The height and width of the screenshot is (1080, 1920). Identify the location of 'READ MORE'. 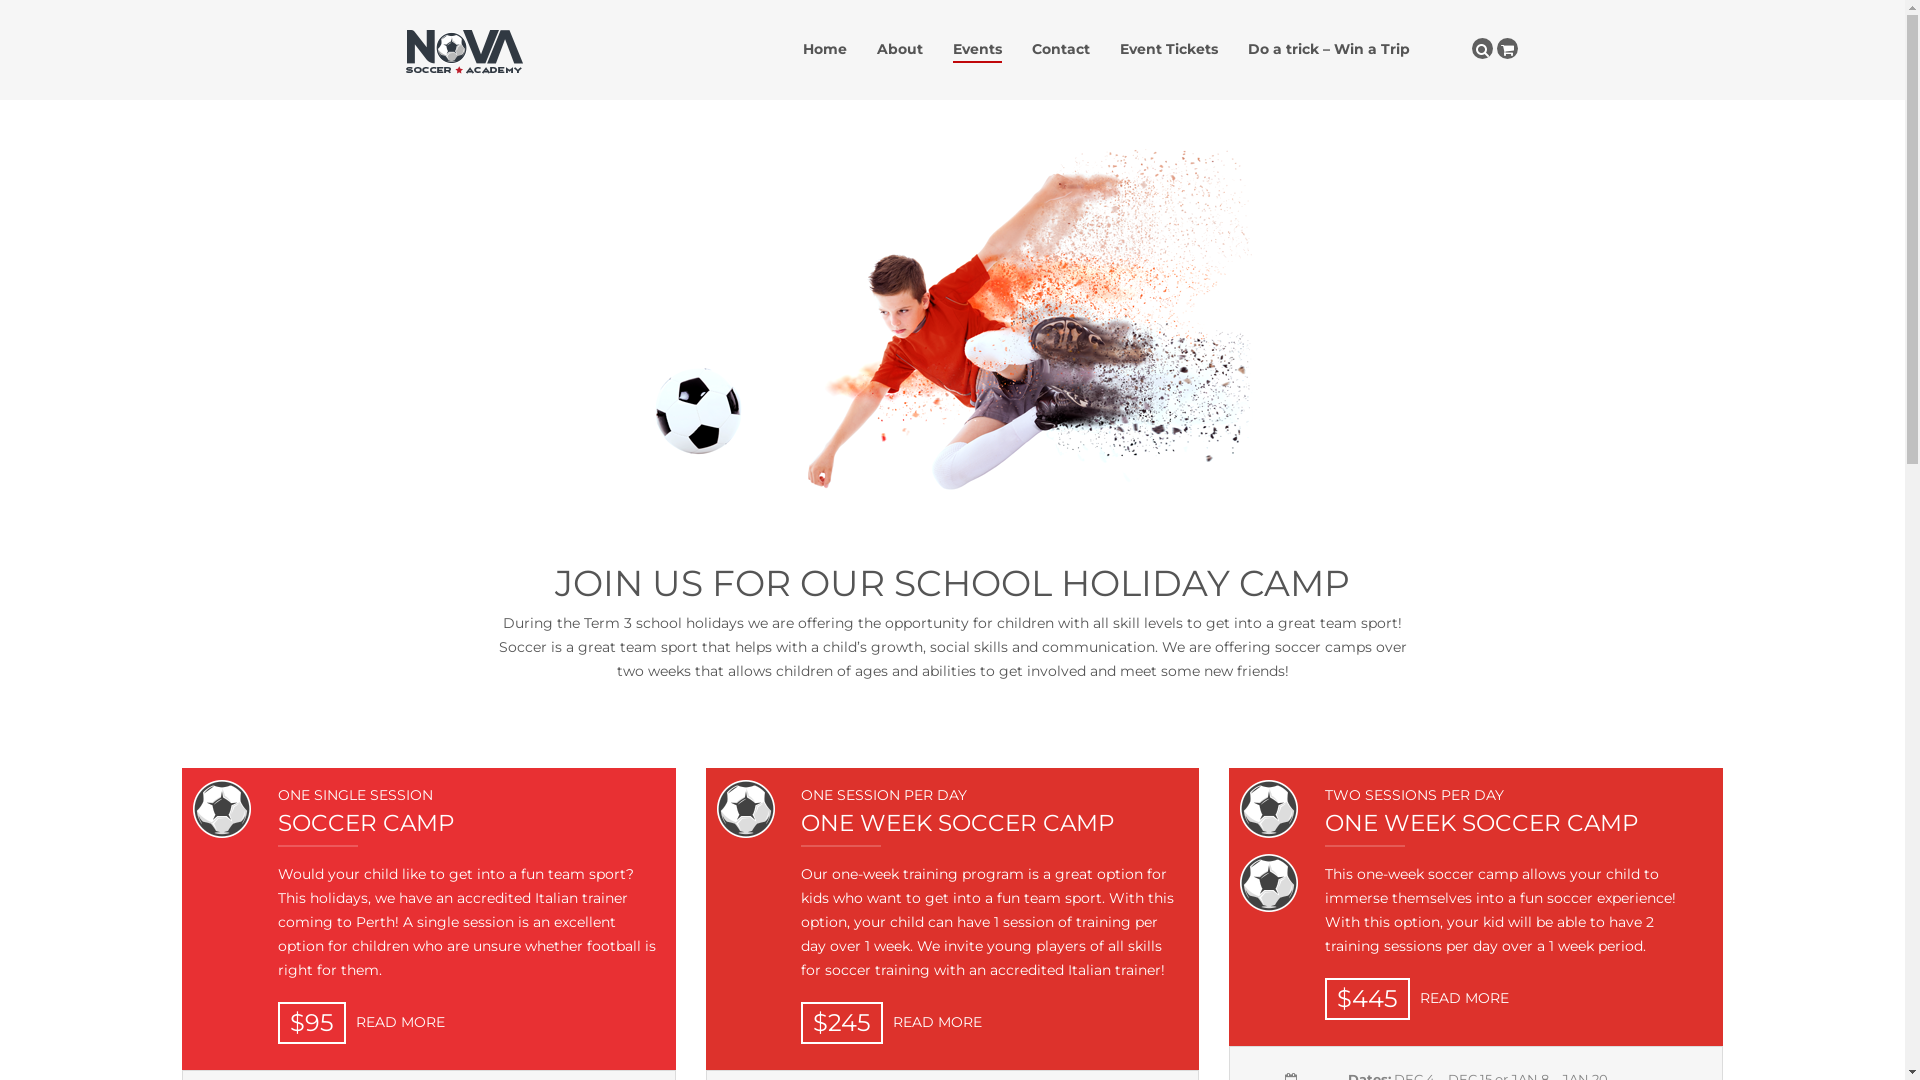
(882, 1022).